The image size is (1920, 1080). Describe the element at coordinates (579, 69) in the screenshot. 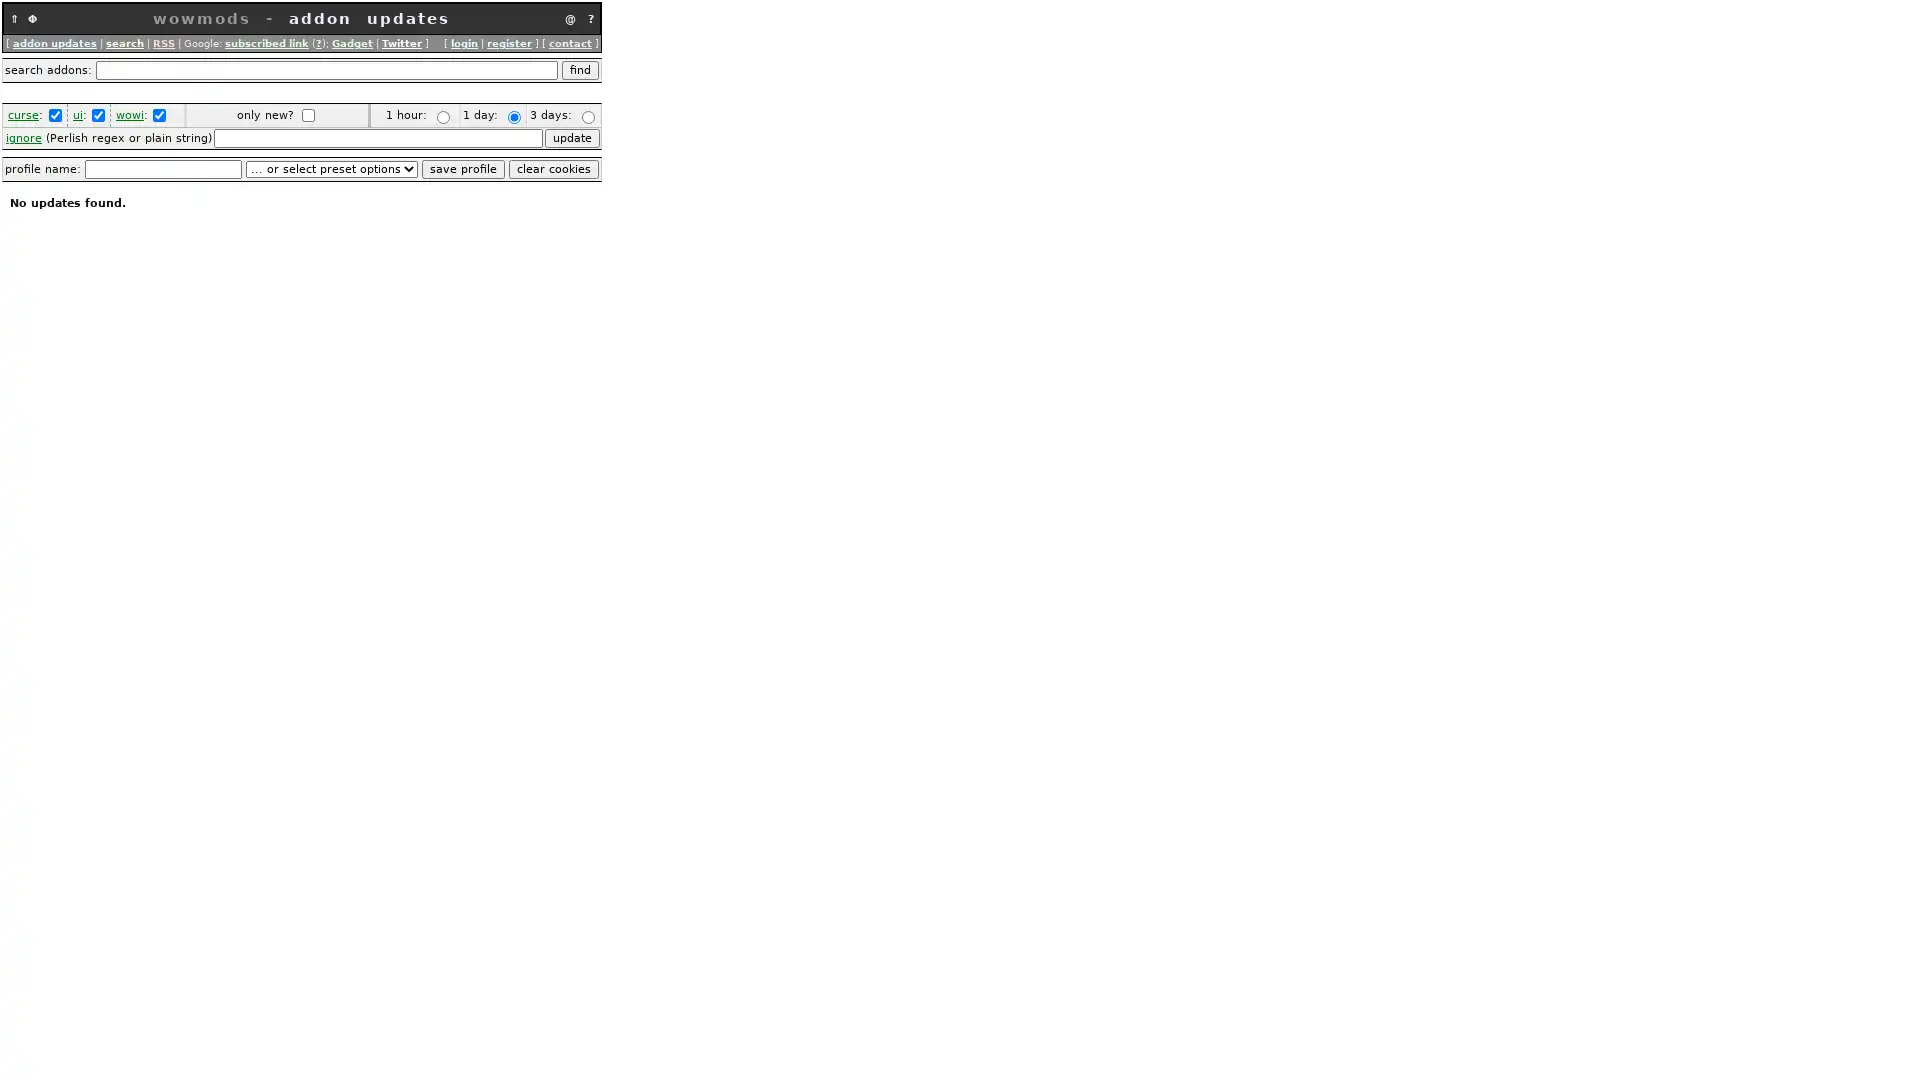

I see `find` at that location.